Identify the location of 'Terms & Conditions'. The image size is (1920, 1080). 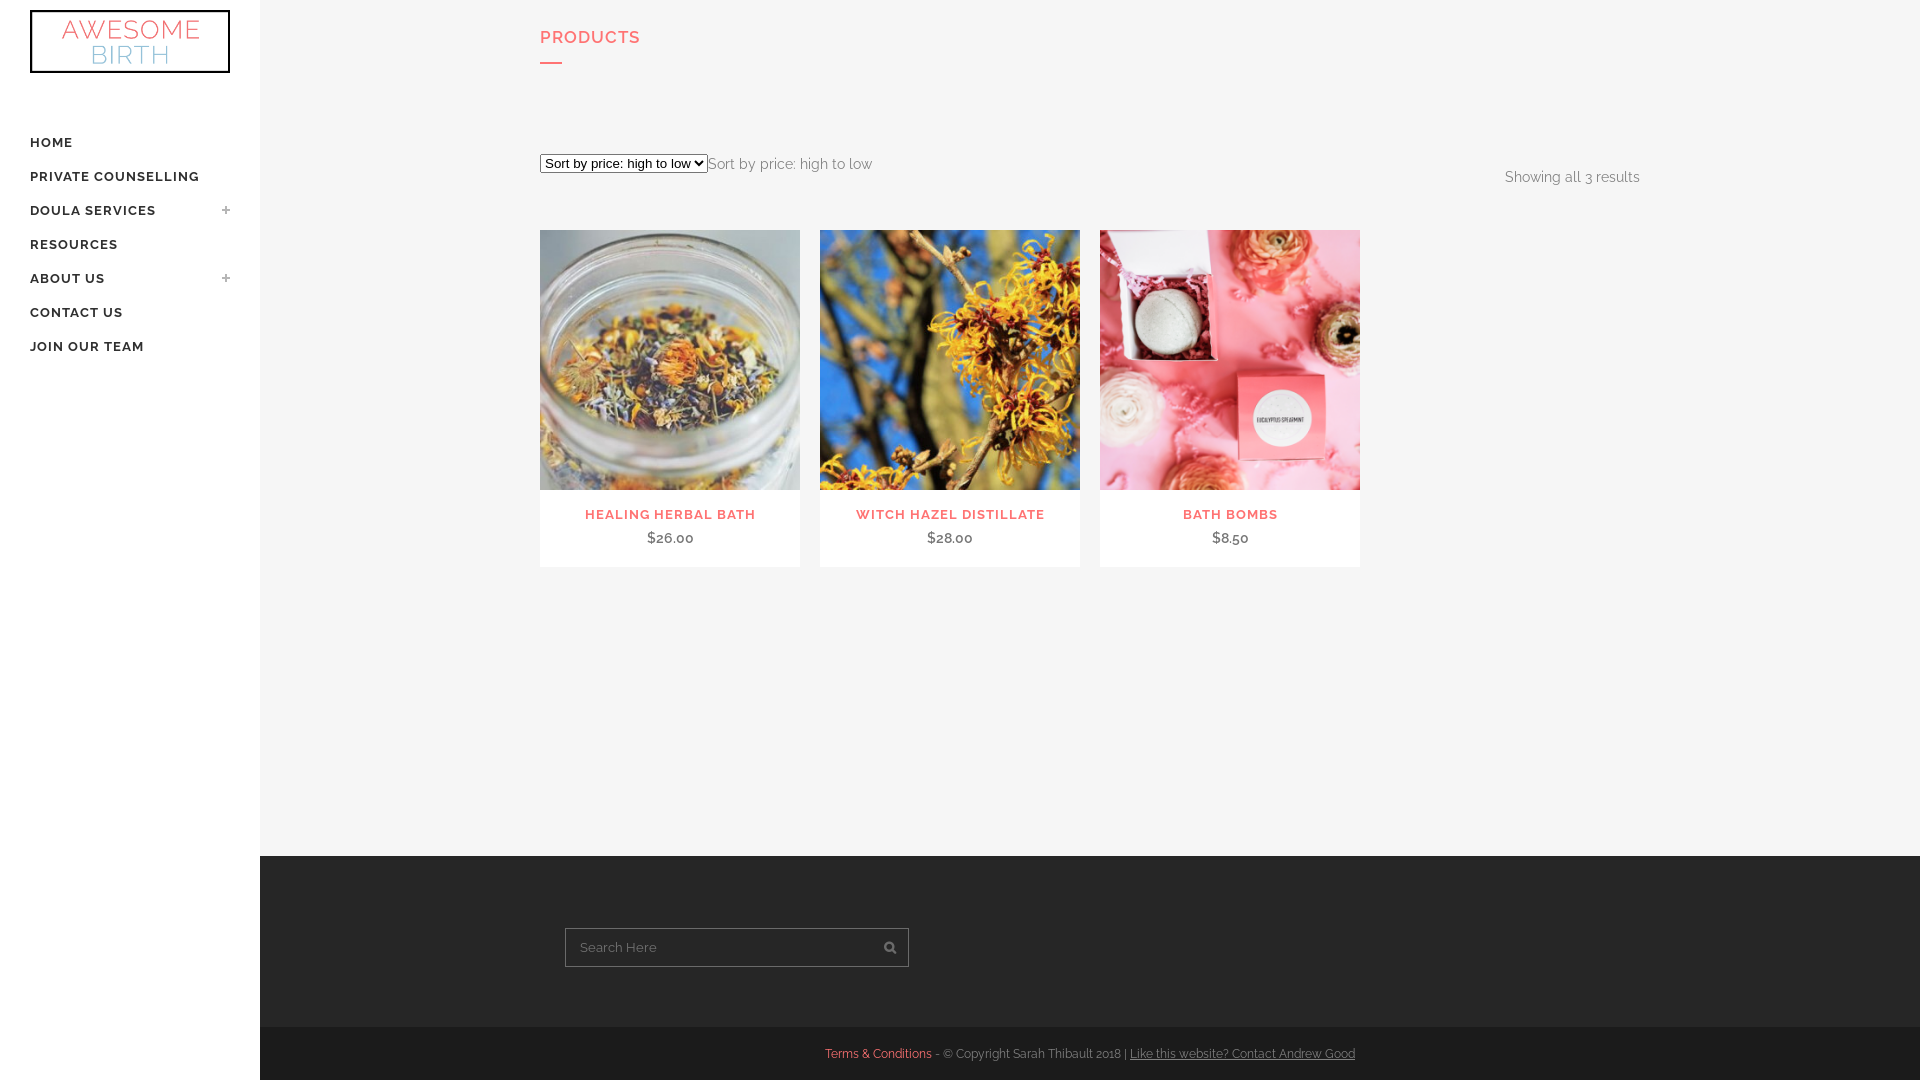
(825, 1052).